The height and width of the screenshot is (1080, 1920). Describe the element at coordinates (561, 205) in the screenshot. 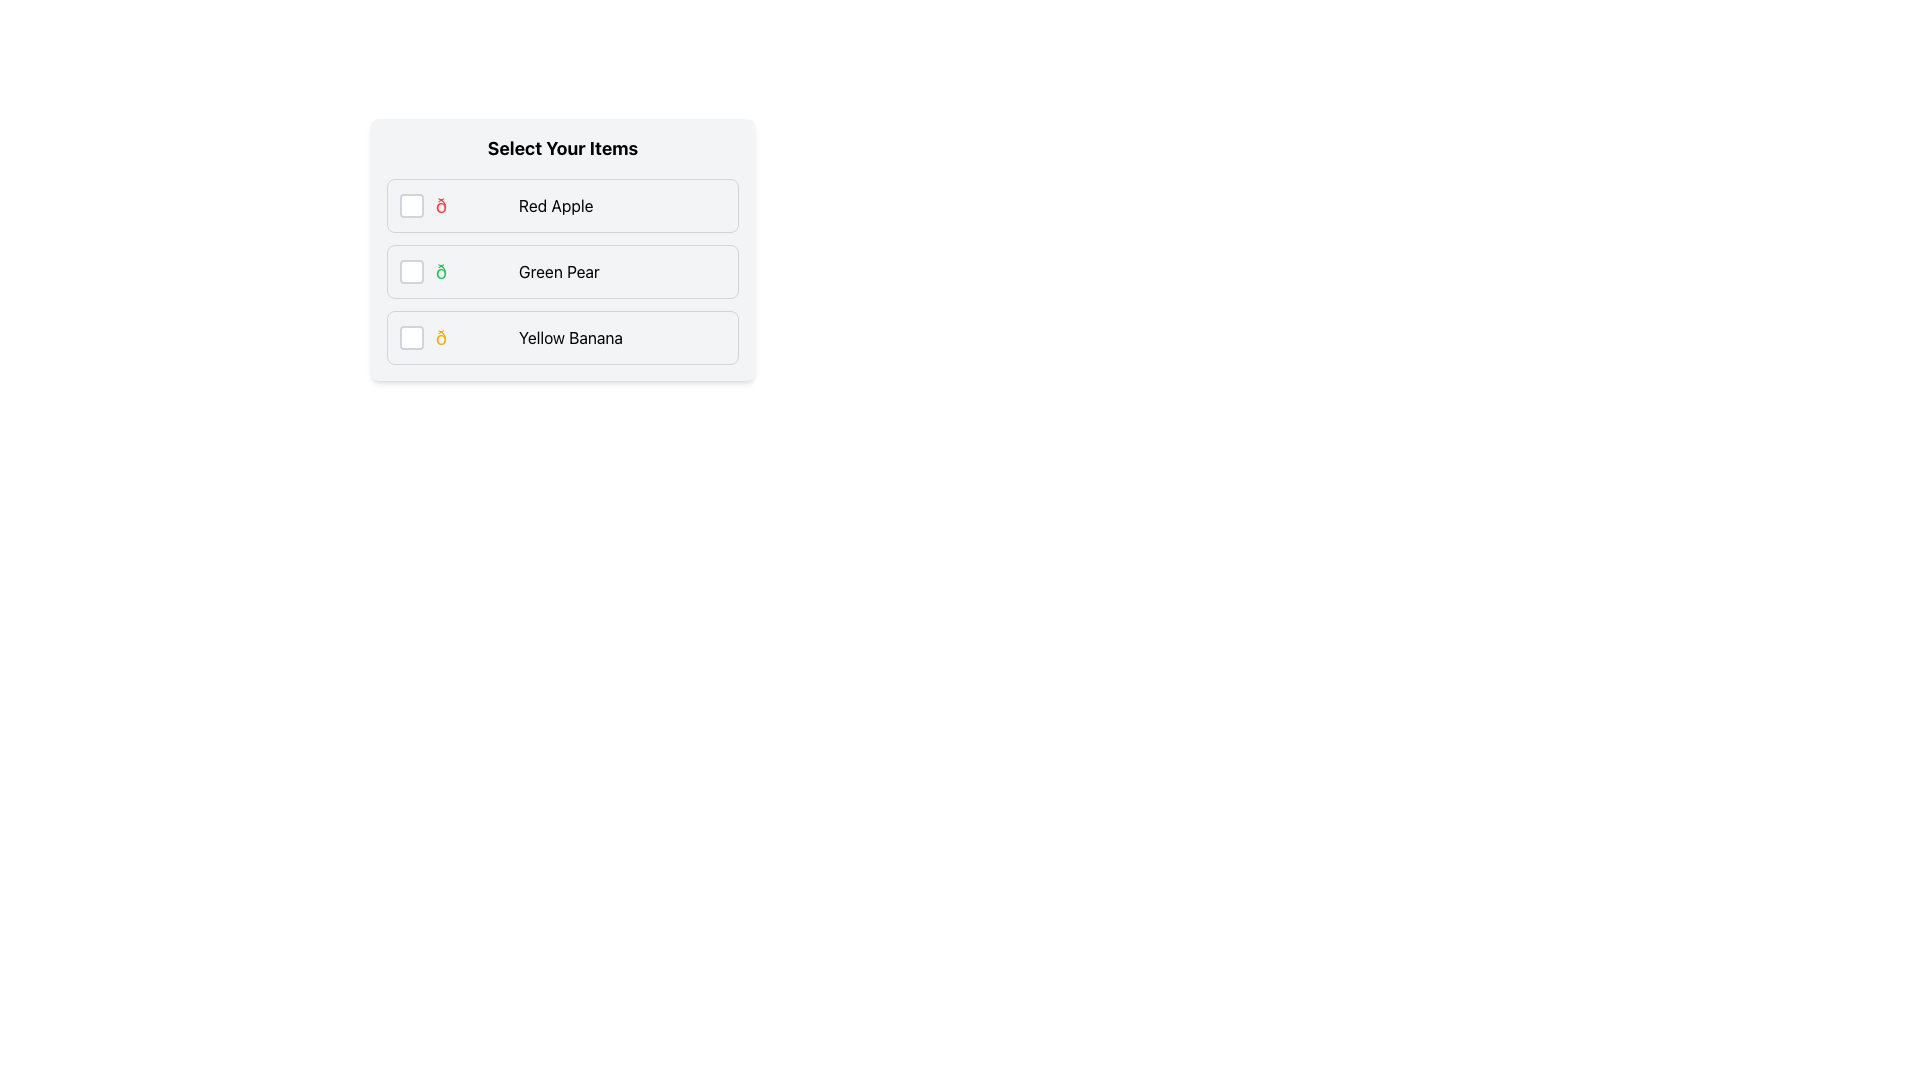

I see `the first checkbox option labeled 'Red Apple'` at that location.